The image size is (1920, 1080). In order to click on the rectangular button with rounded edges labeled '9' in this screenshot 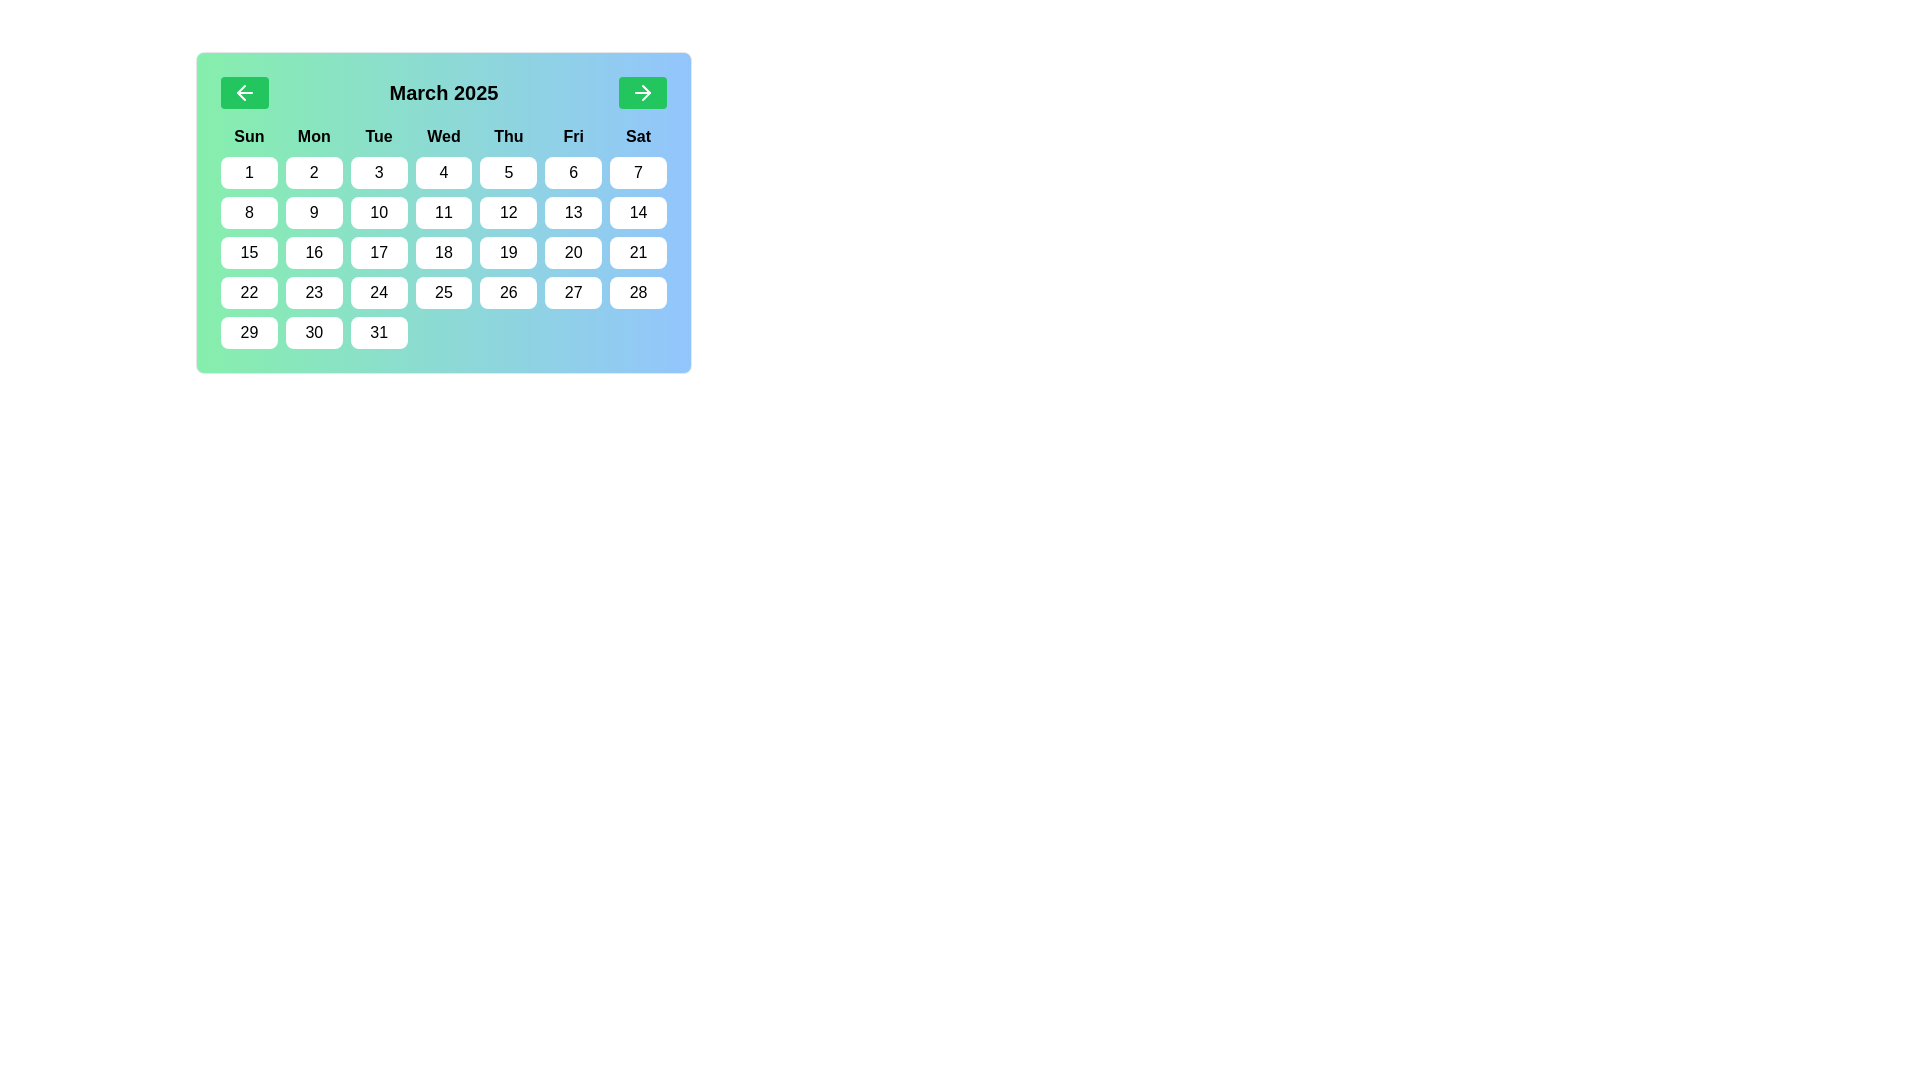, I will do `click(313, 212)`.